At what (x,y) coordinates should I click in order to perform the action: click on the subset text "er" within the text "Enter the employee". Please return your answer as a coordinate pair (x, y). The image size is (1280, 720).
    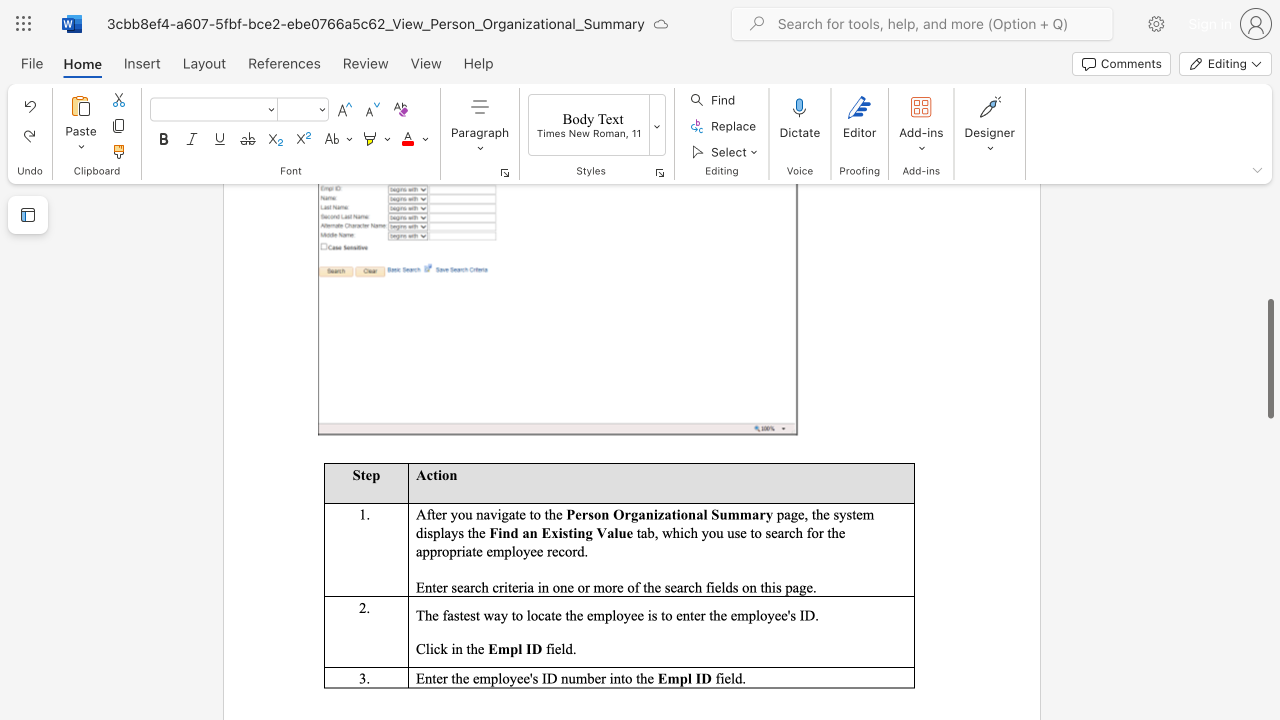
    Looking at the image, I should click on (435, 677).